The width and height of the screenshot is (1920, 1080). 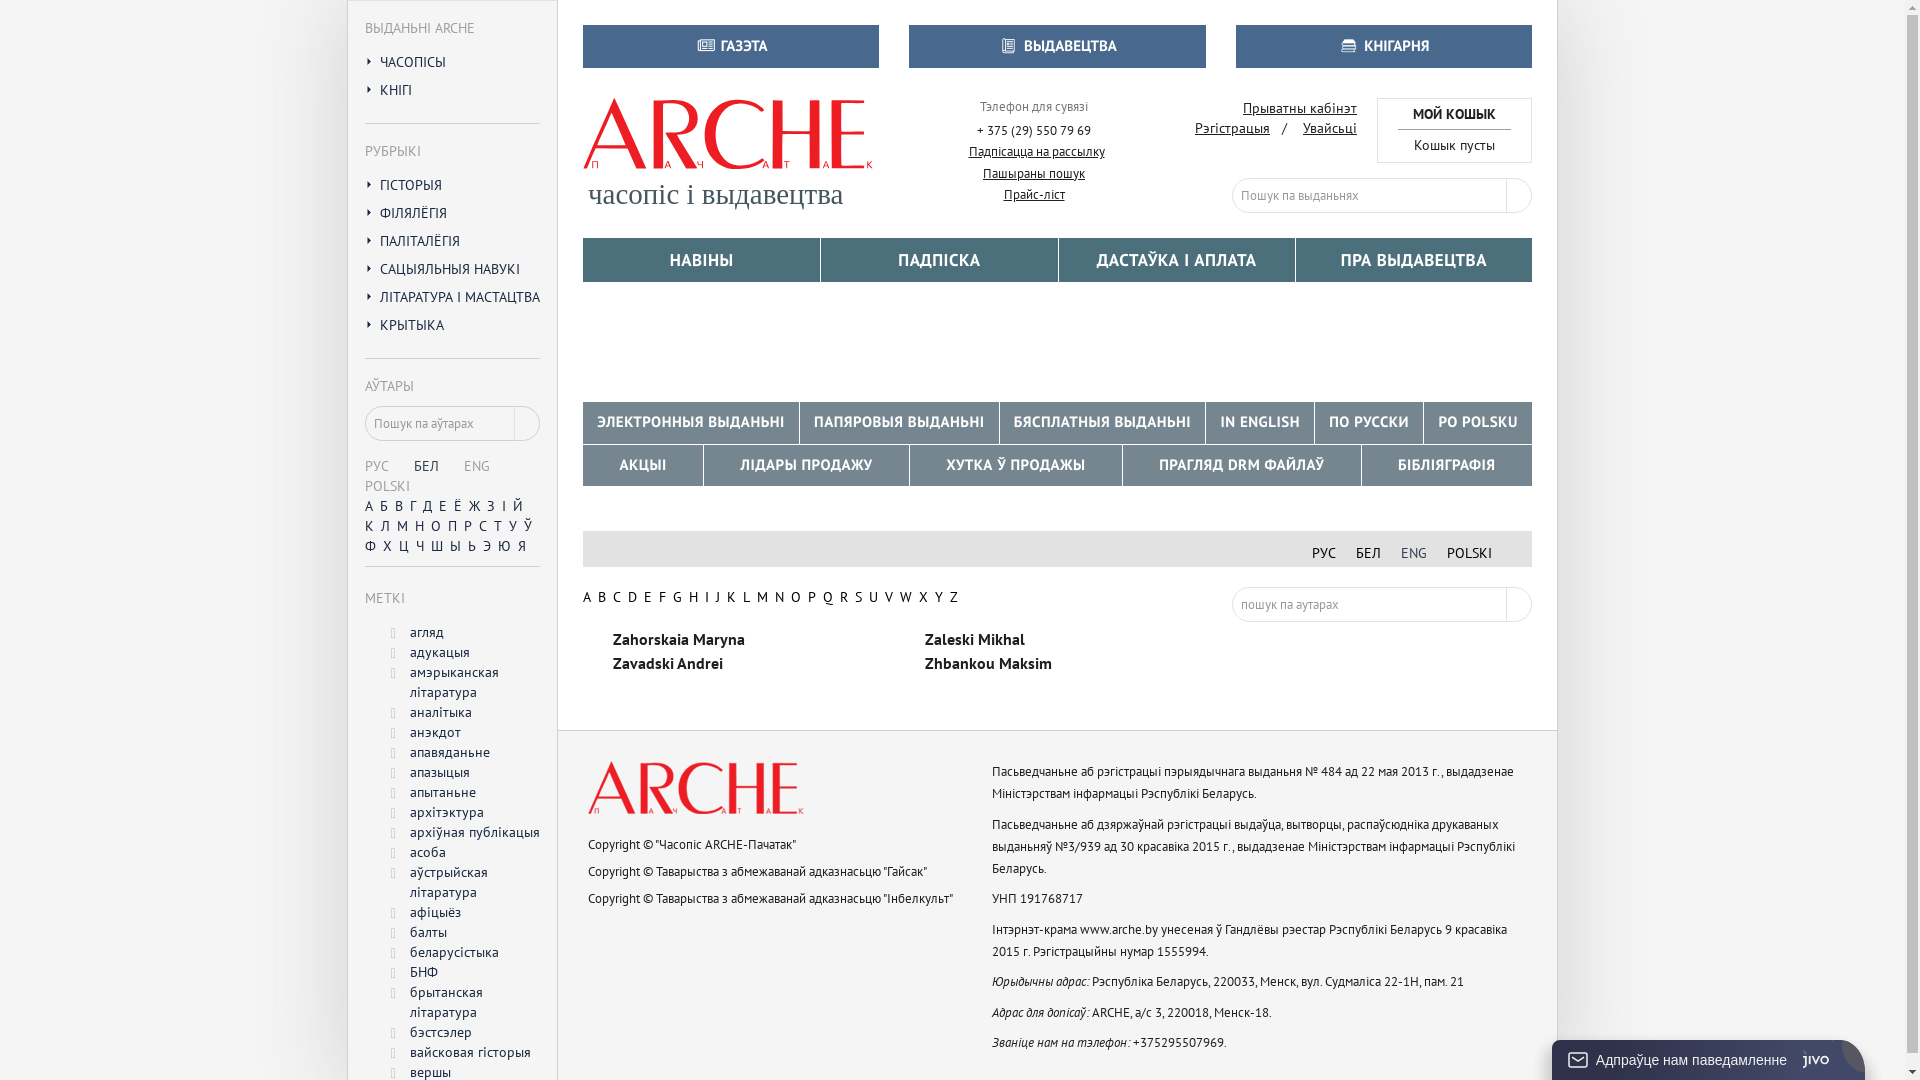 I want to click on 'S', so click(x=854, y=596).